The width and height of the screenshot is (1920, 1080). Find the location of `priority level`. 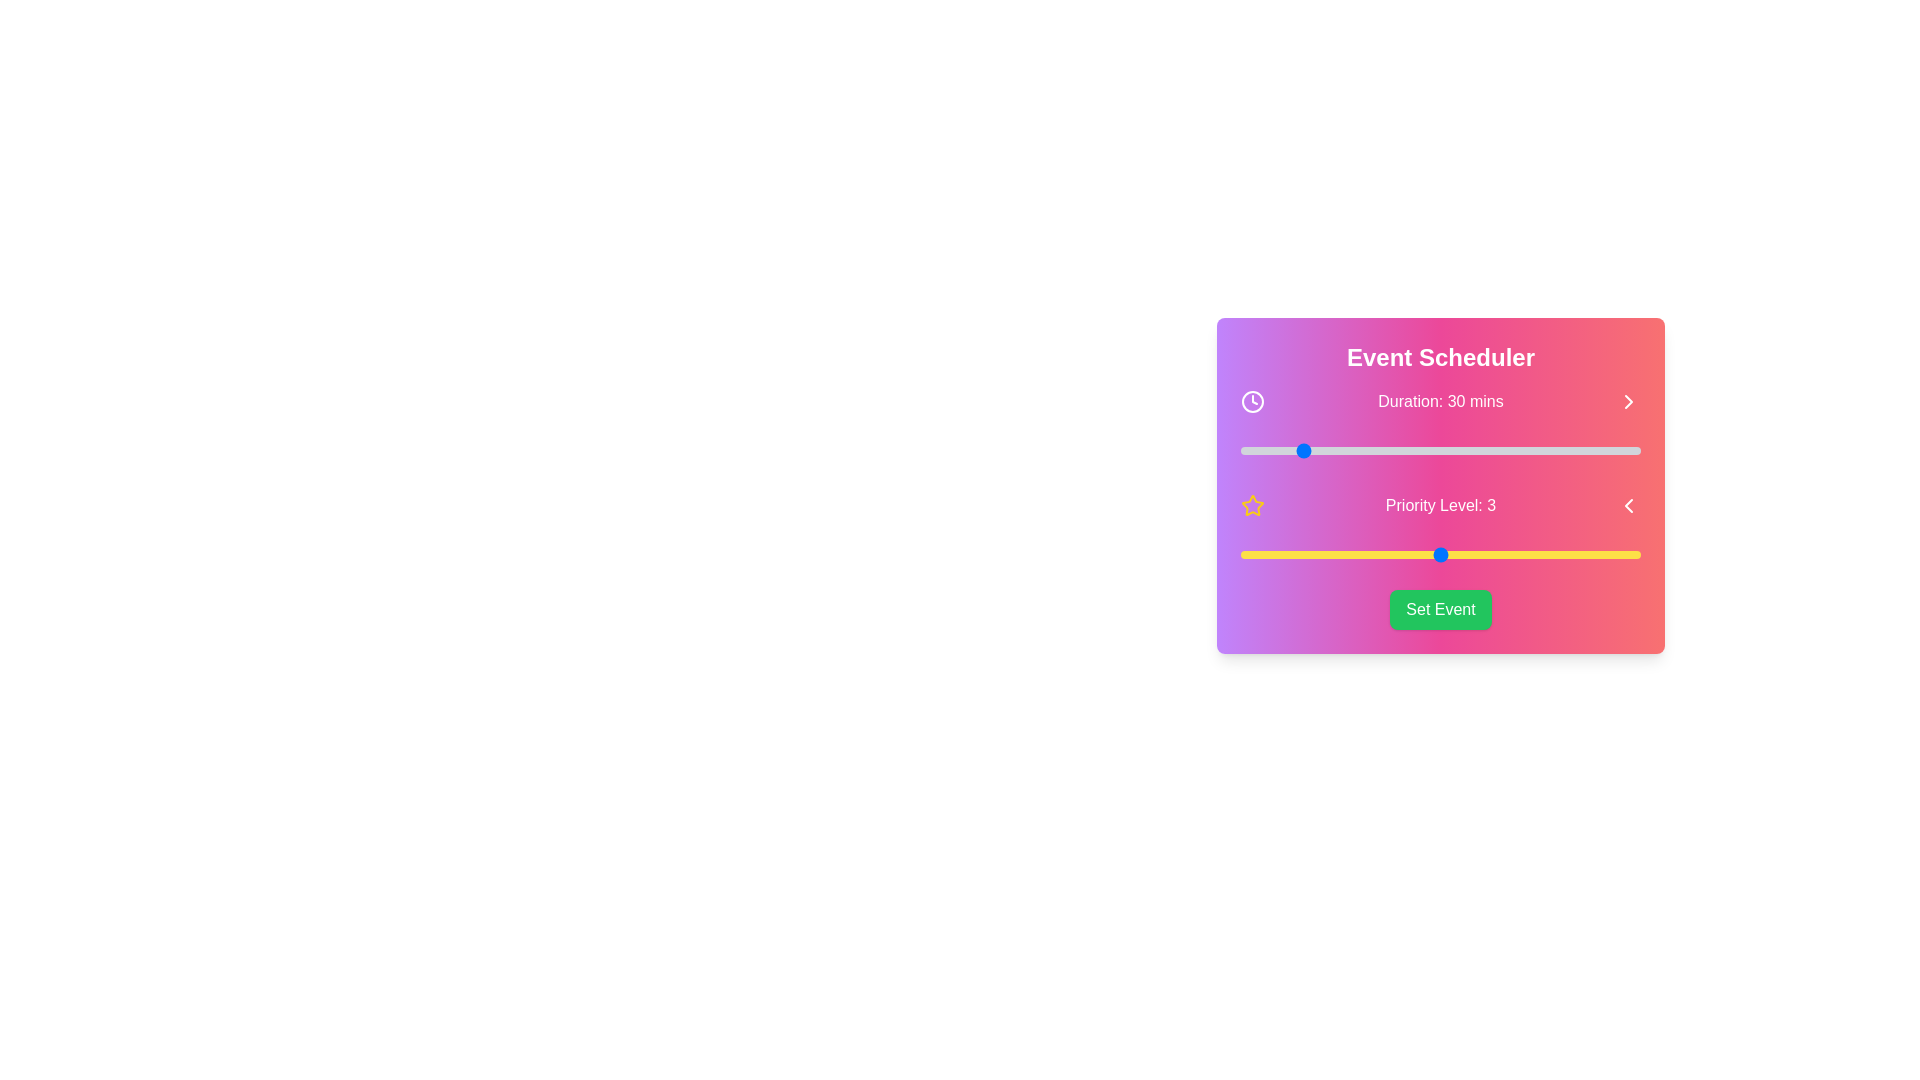

priority level is located at coordinates (1440, 555).